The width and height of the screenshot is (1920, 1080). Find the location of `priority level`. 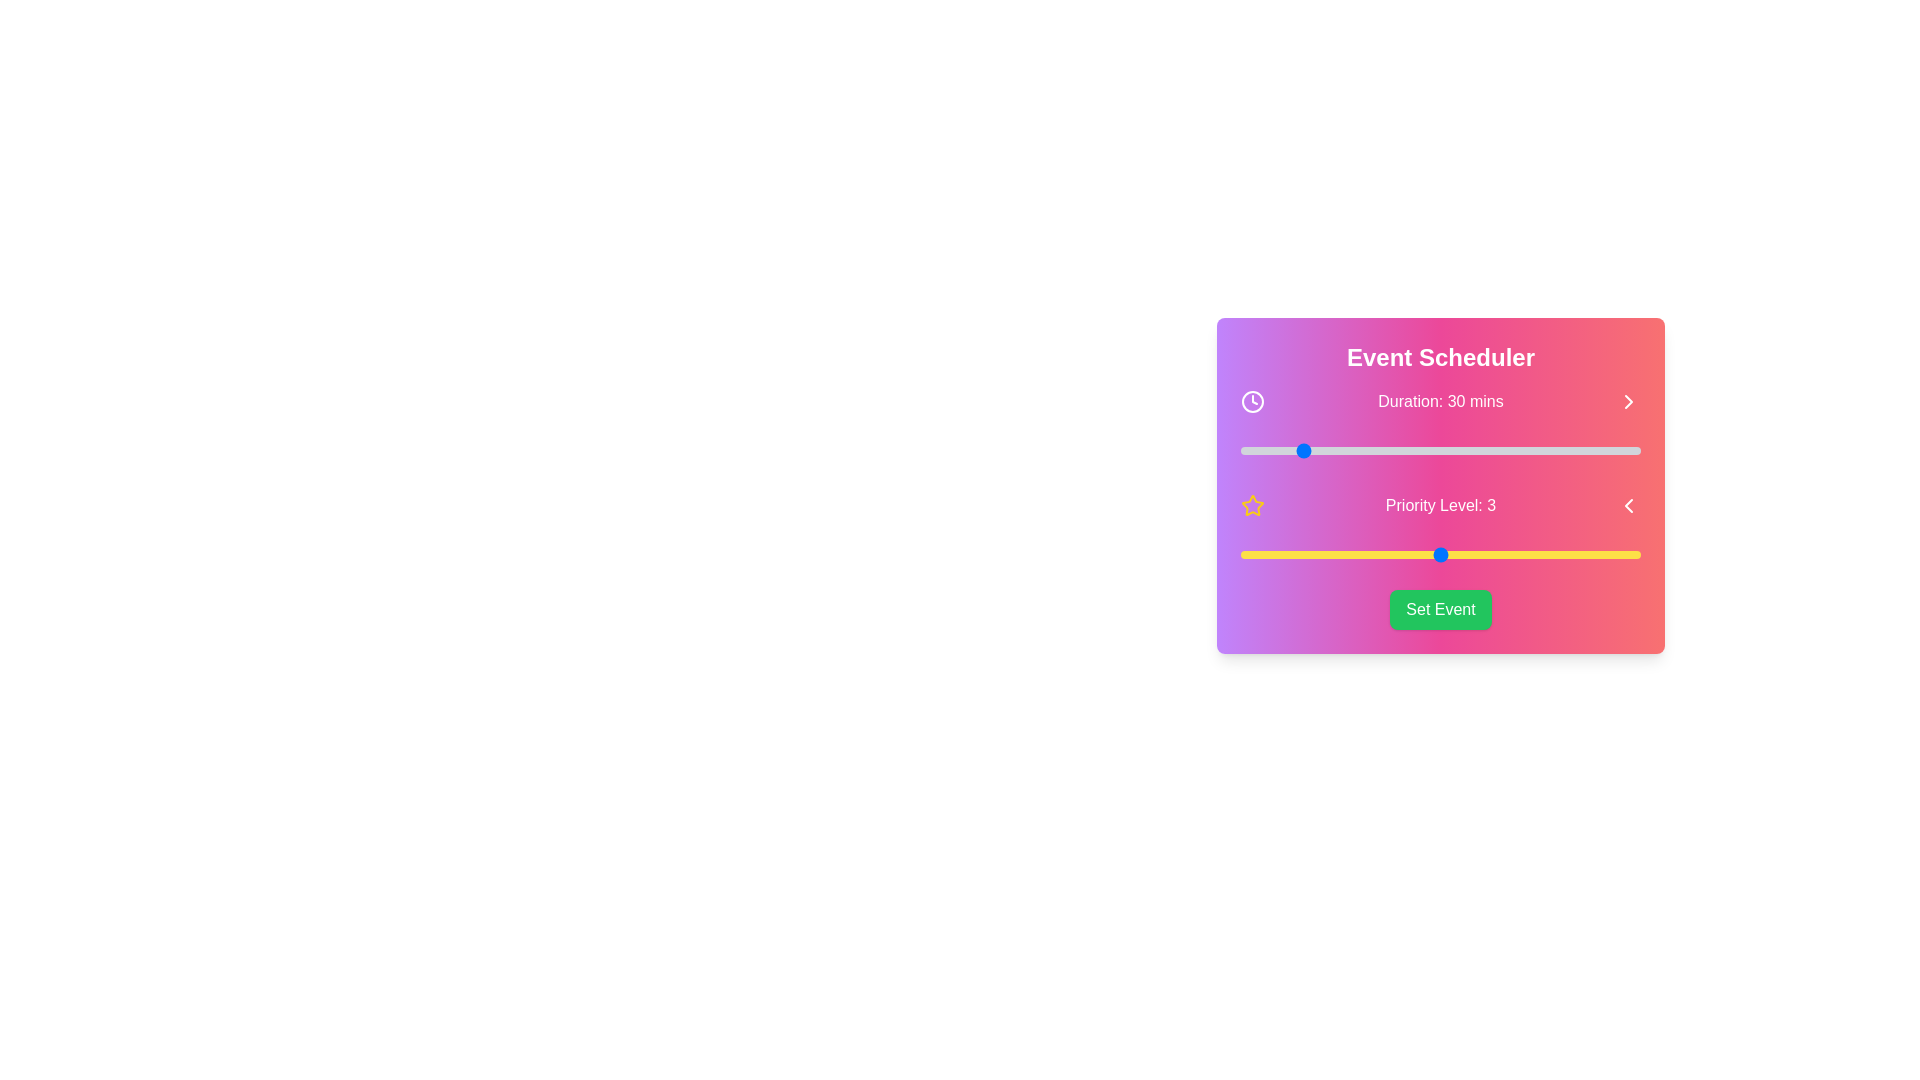

priority level is located at coordinates (1440, 555).